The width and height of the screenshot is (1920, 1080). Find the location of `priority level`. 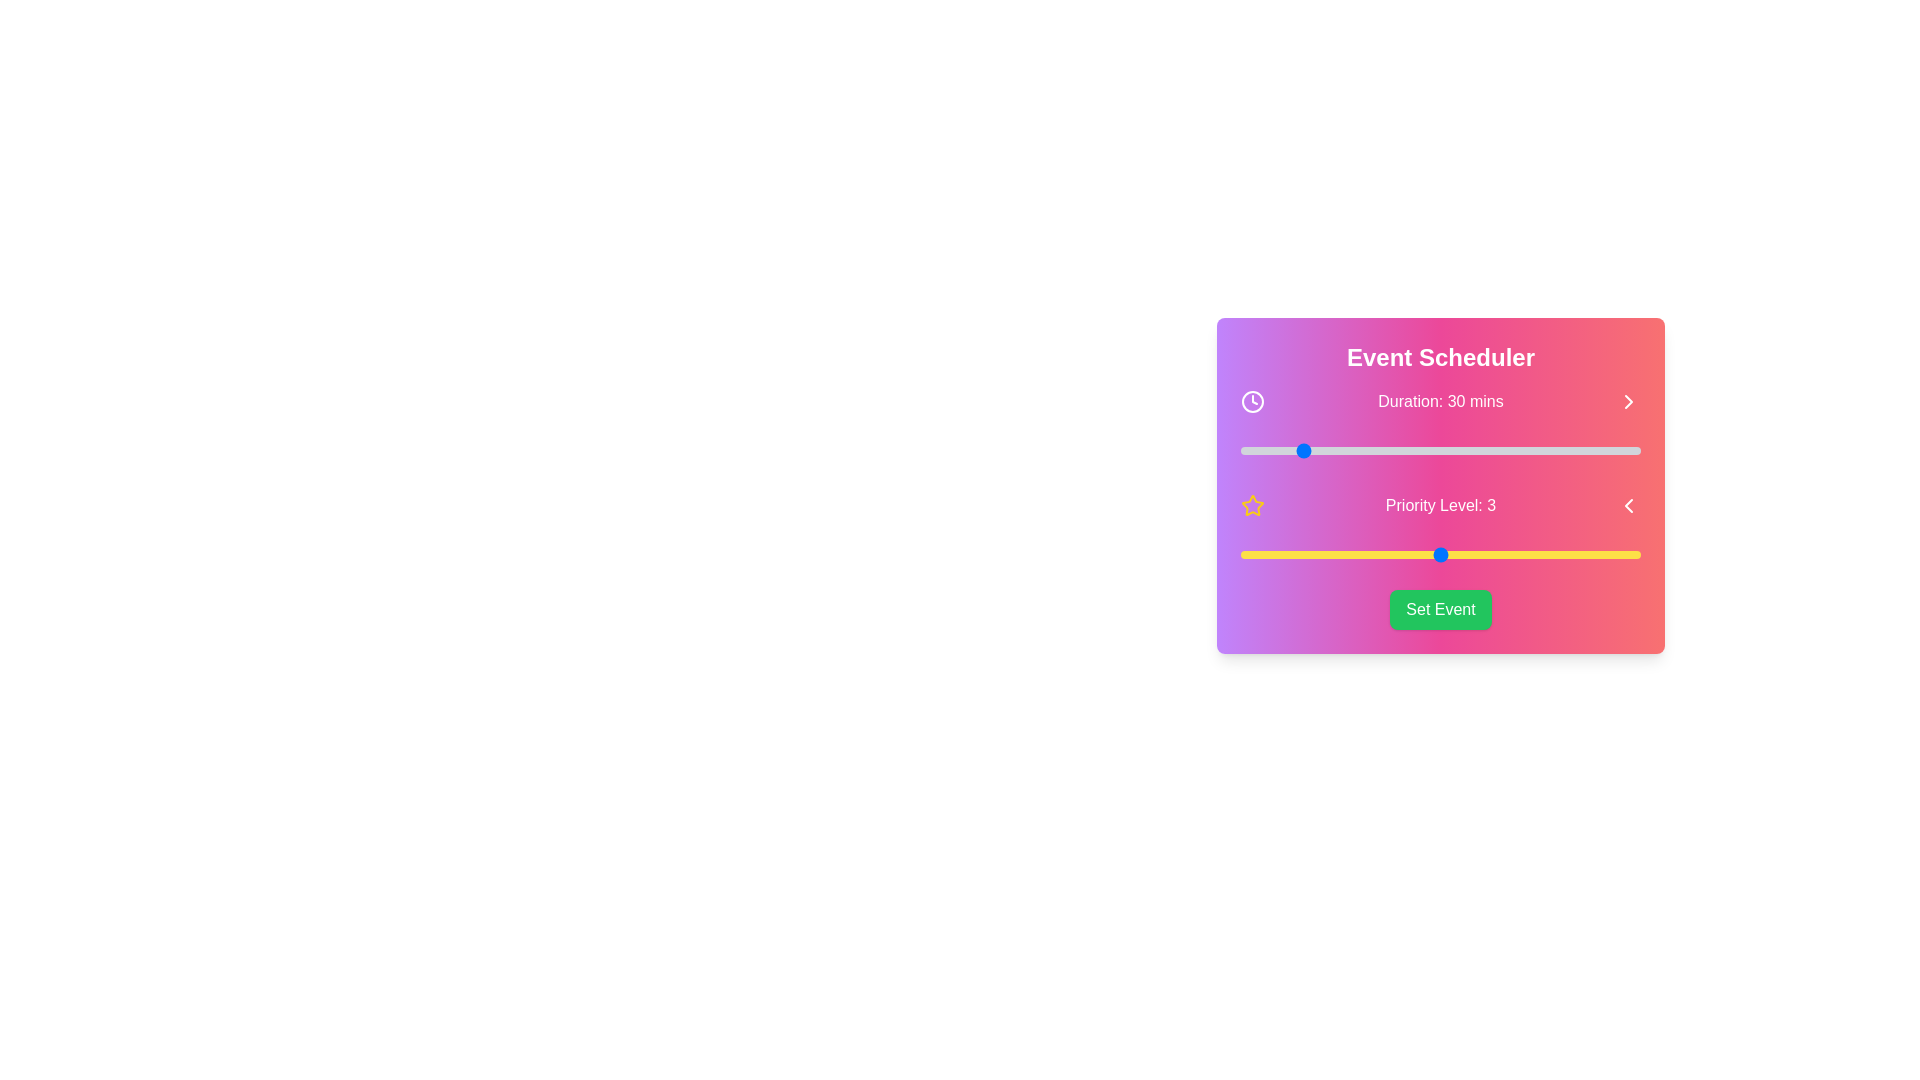

priority level is located at coordinates (1440, 555).